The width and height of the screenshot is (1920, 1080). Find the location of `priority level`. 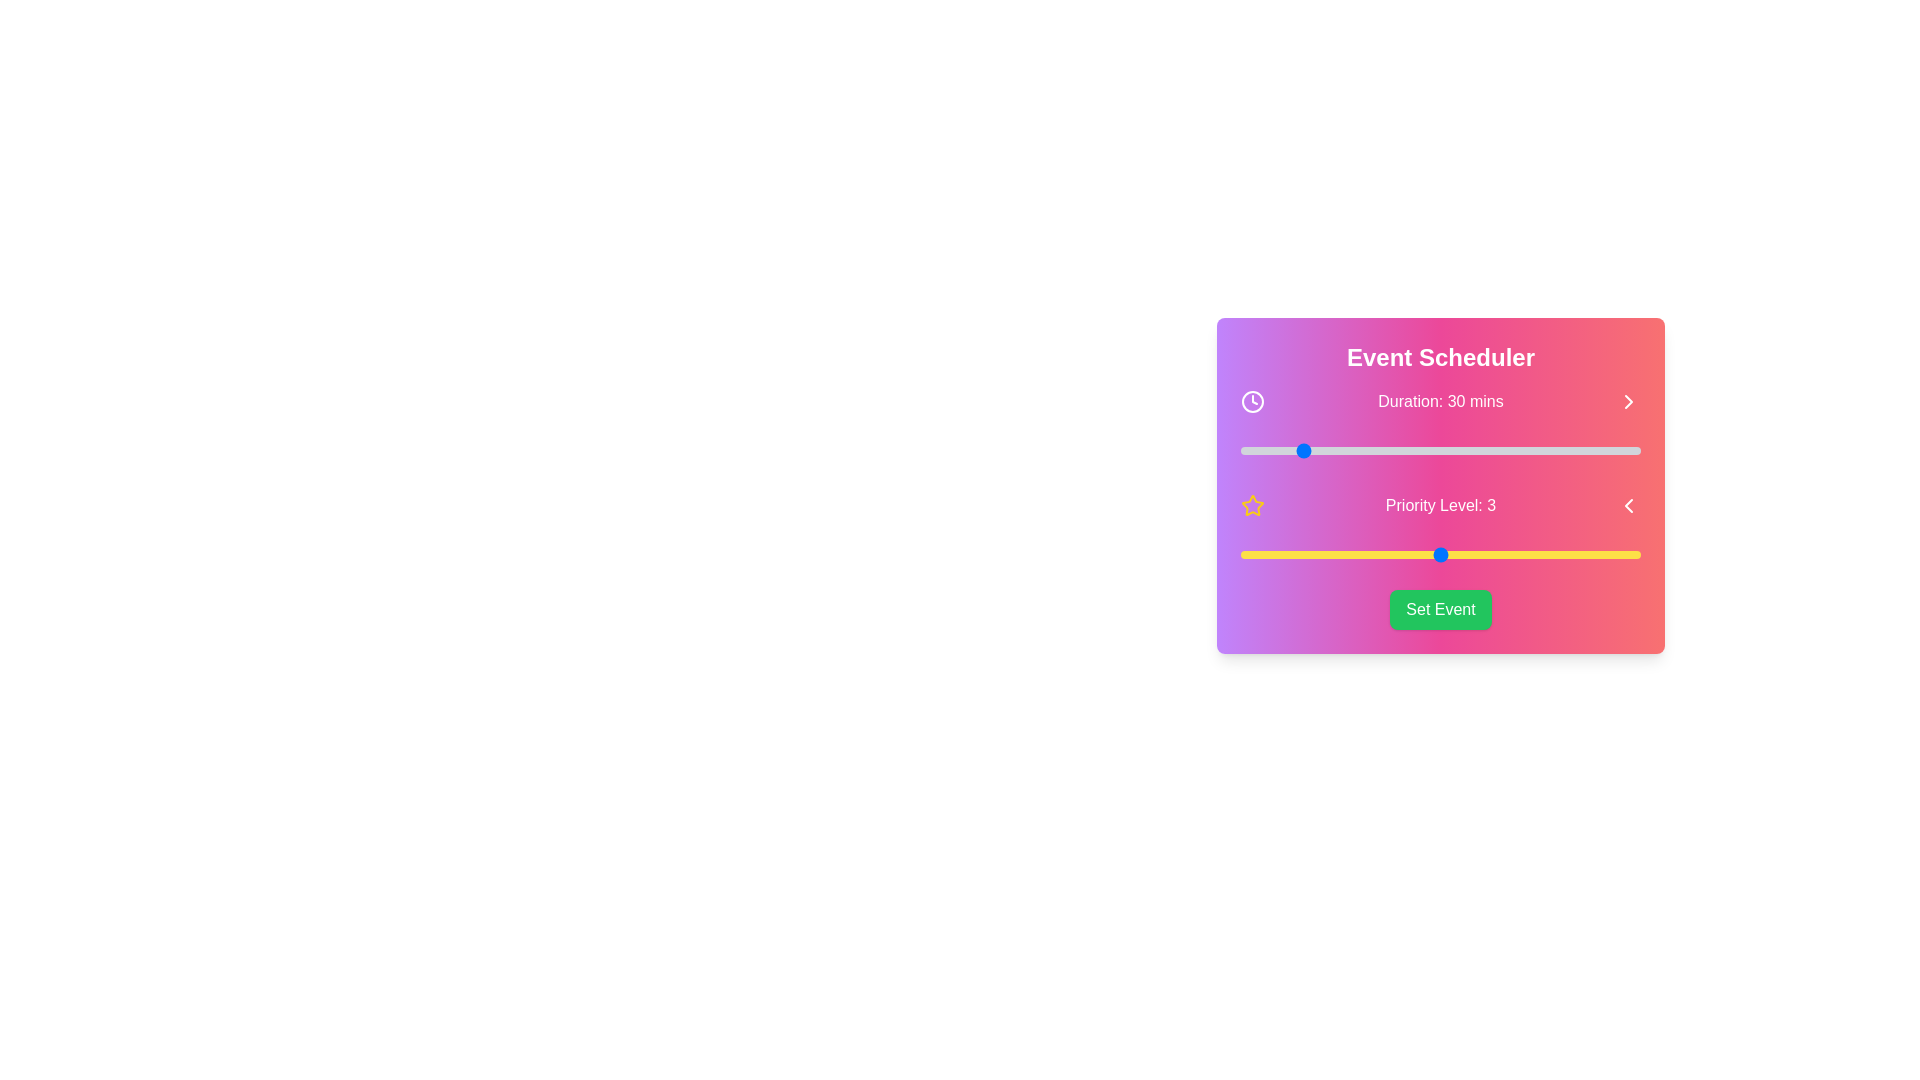

priority level is located at coordinates (1440, 555).